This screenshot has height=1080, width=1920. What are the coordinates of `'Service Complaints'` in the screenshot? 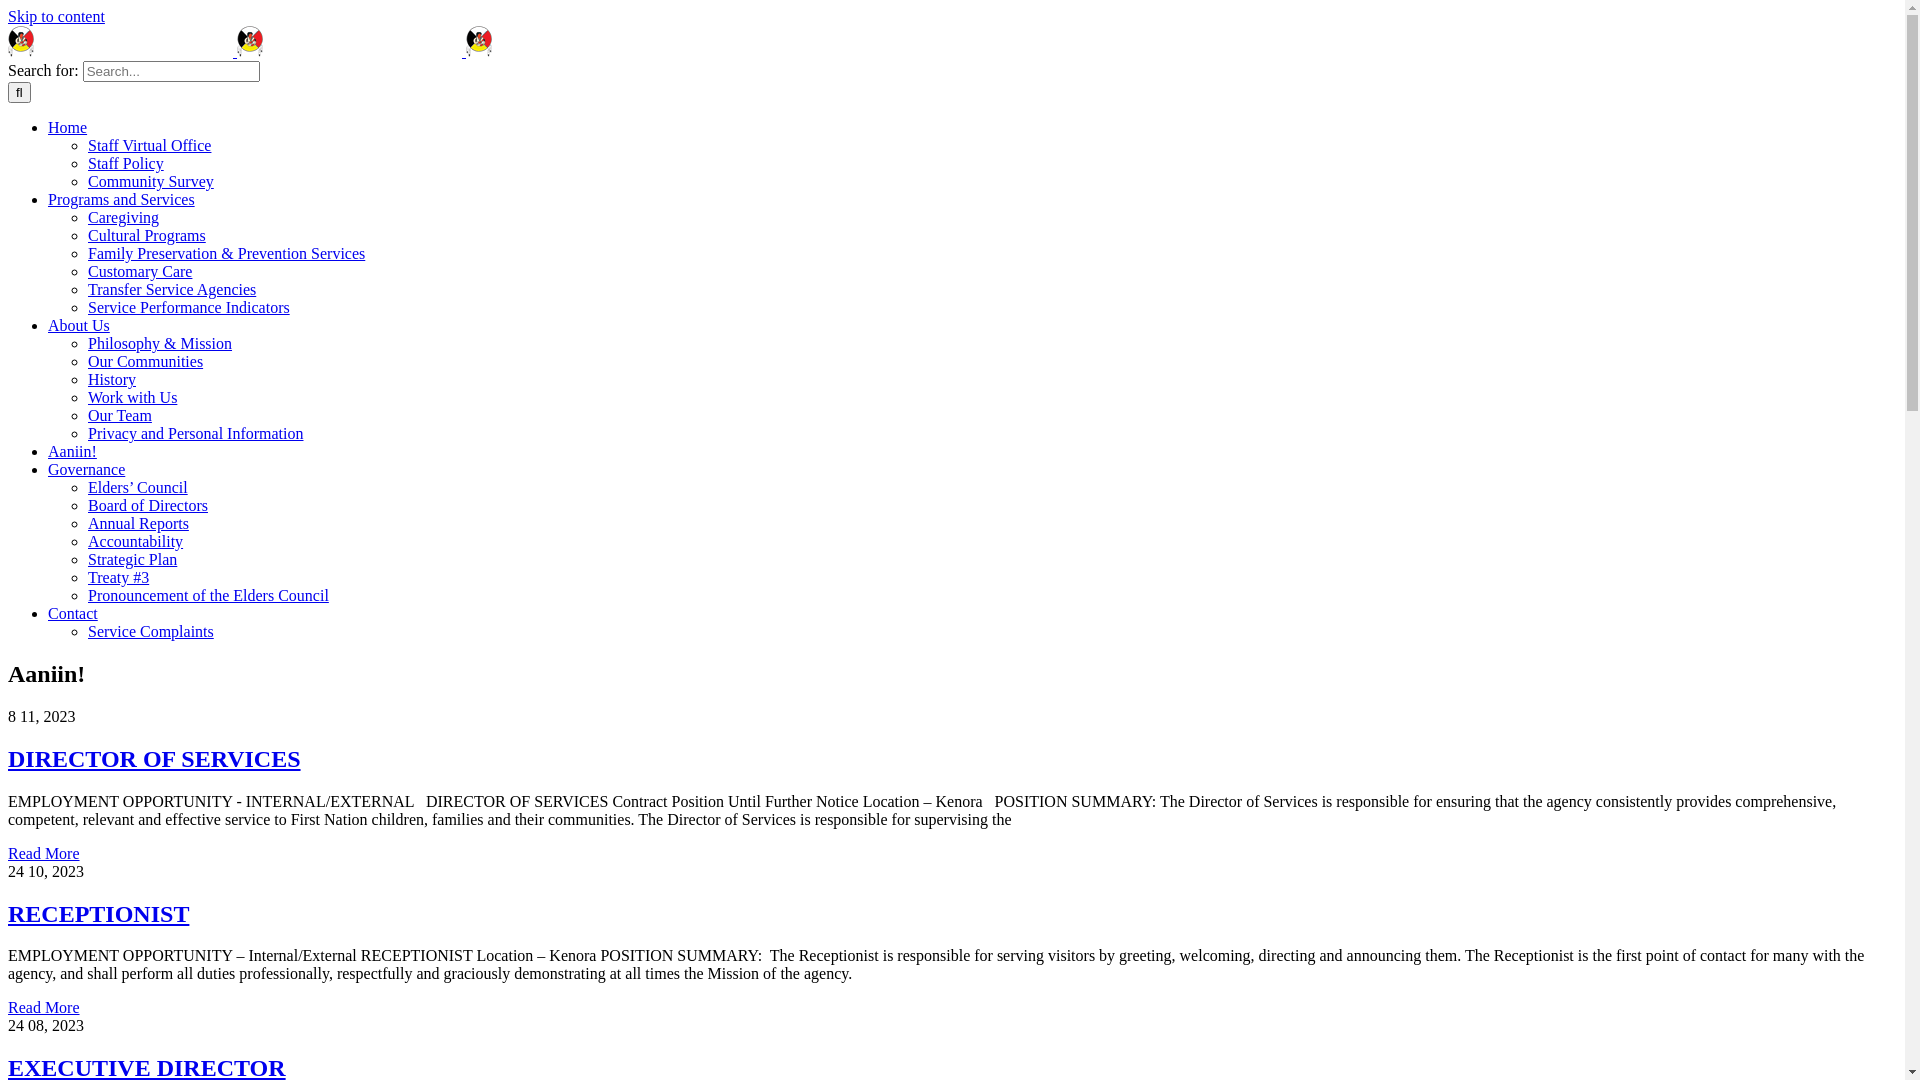 It's located at (149, 631).